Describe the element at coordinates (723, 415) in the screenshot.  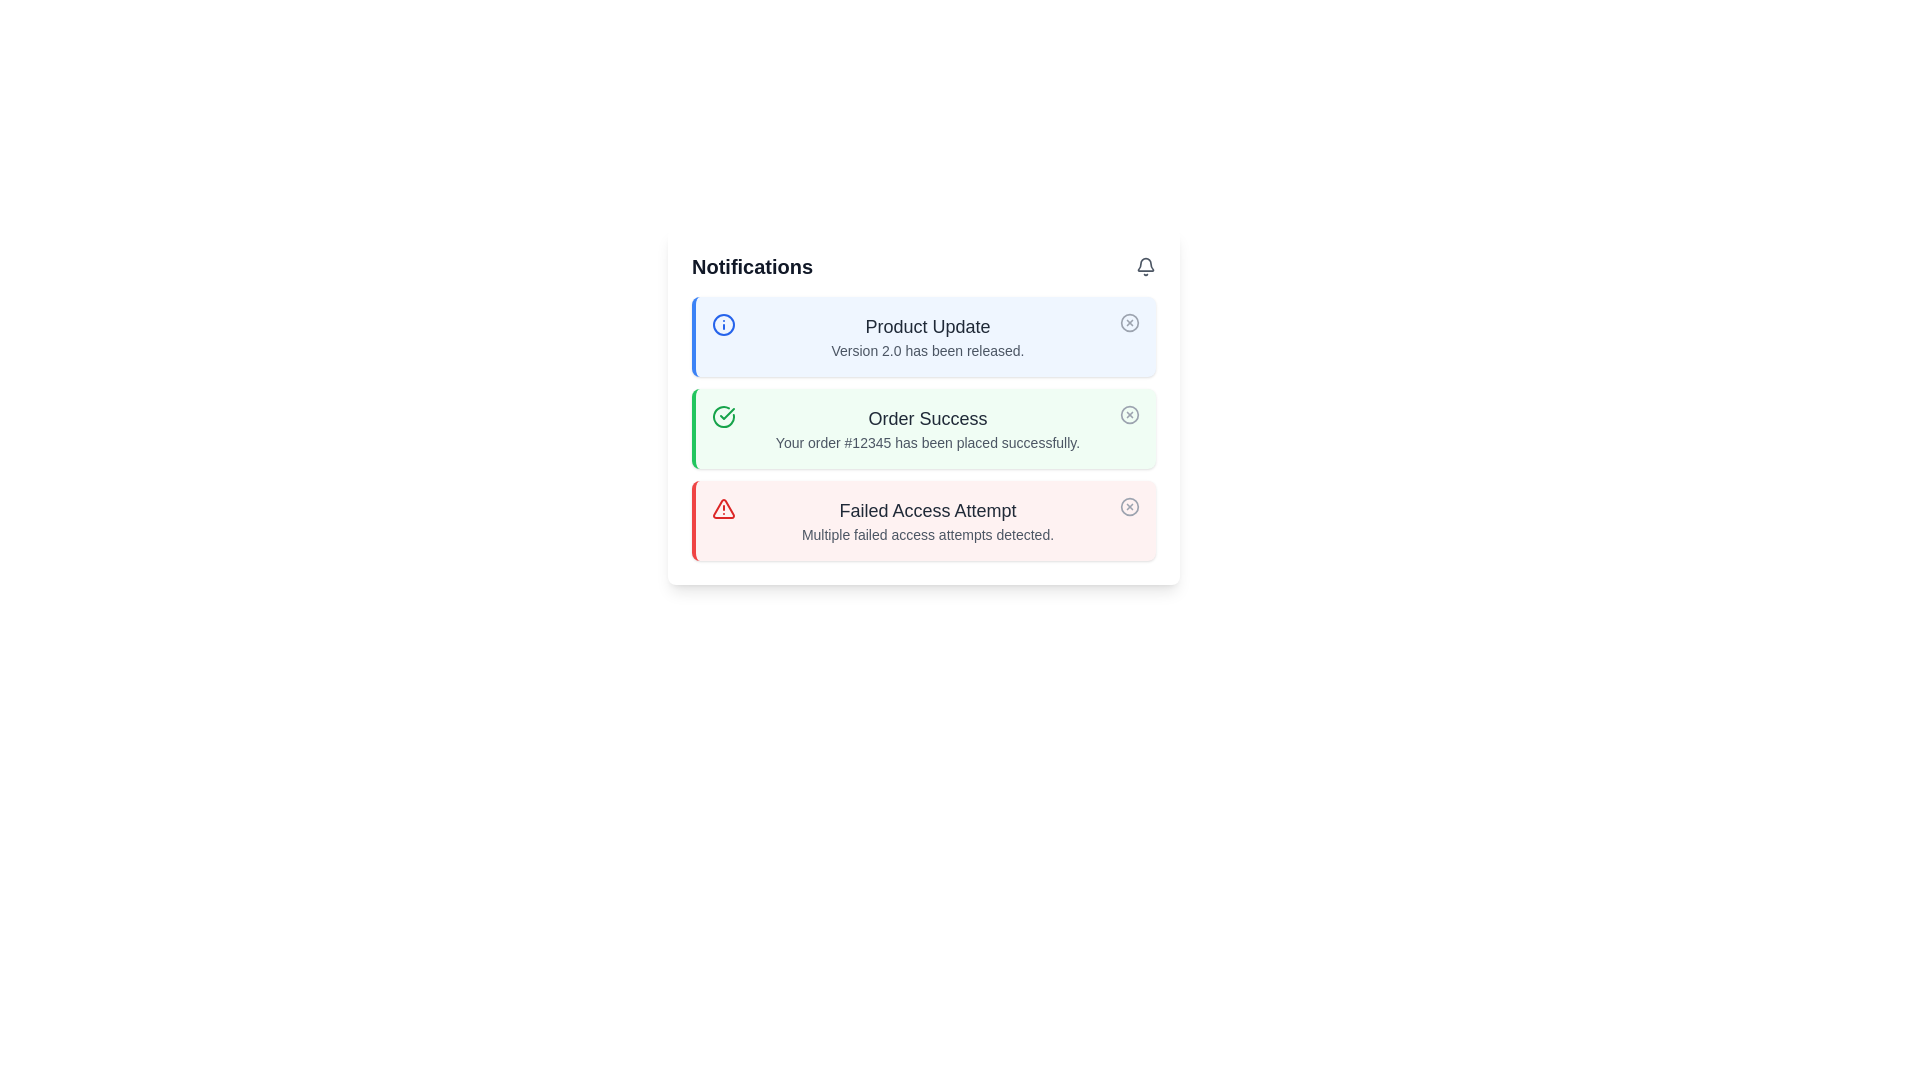
I see `the checkmark icon within the green circle in the 'Order Success' notification card located in the Notifications panel` at that location.